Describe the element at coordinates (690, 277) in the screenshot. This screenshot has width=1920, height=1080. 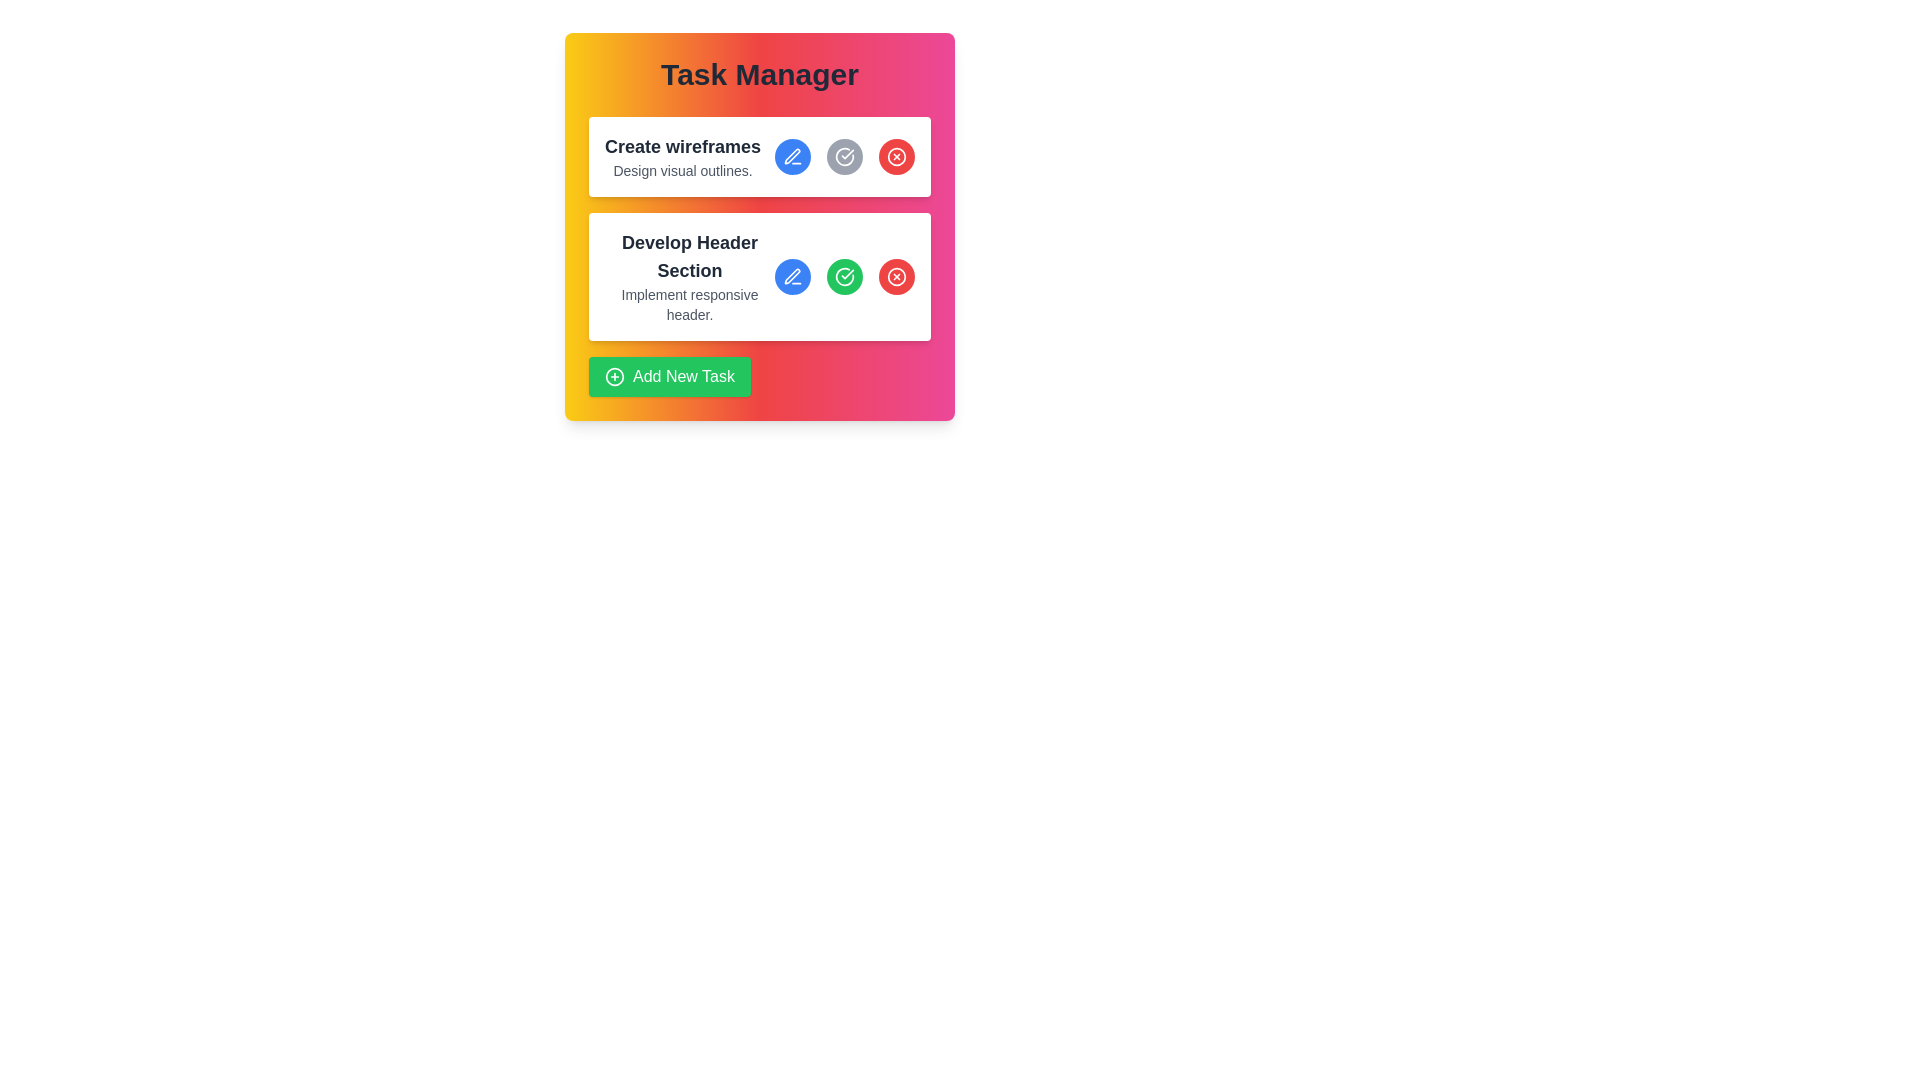
I see `the list item that contains the bold text 'Develop Header Section' and the smaller grayed-out text 'Implement responsive header'` at that location.